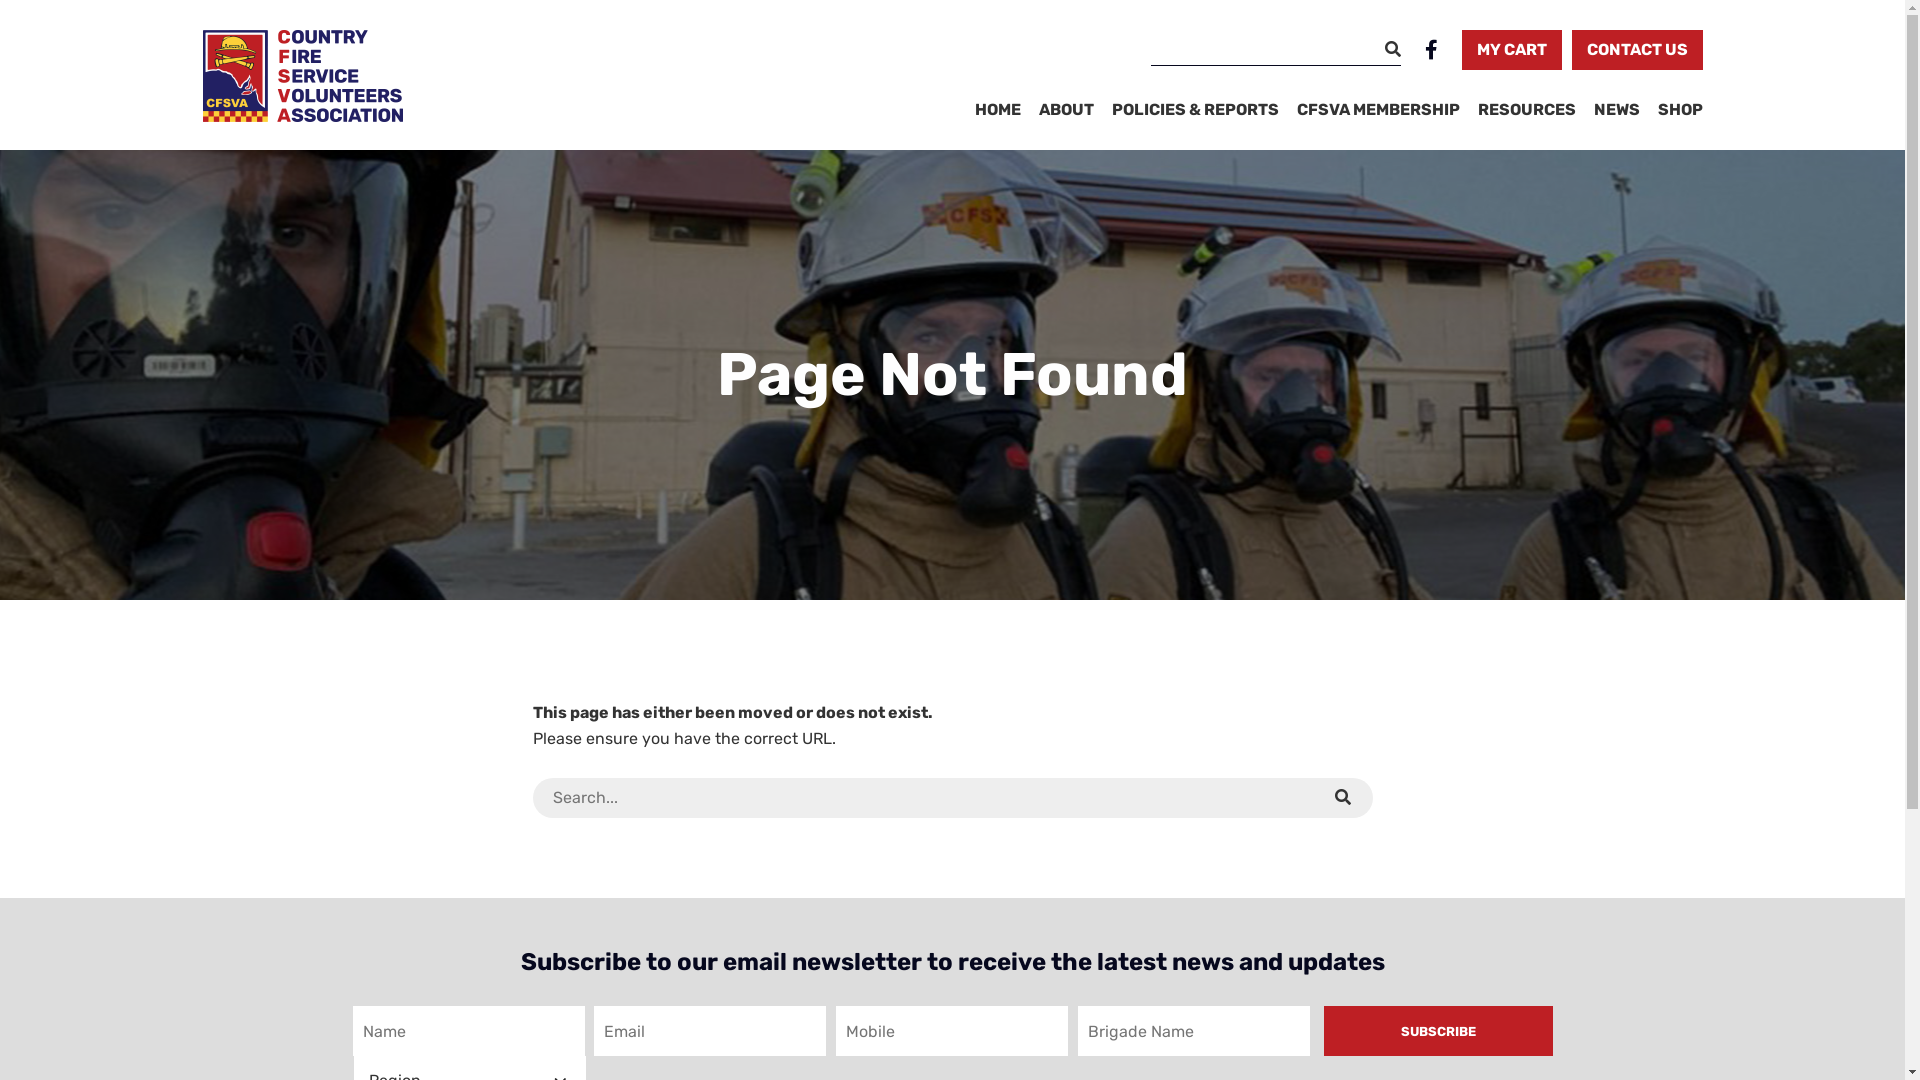  Describe the element at coordinates (1657, 109) in the screenshot. I see `'SHOP'` at that location.